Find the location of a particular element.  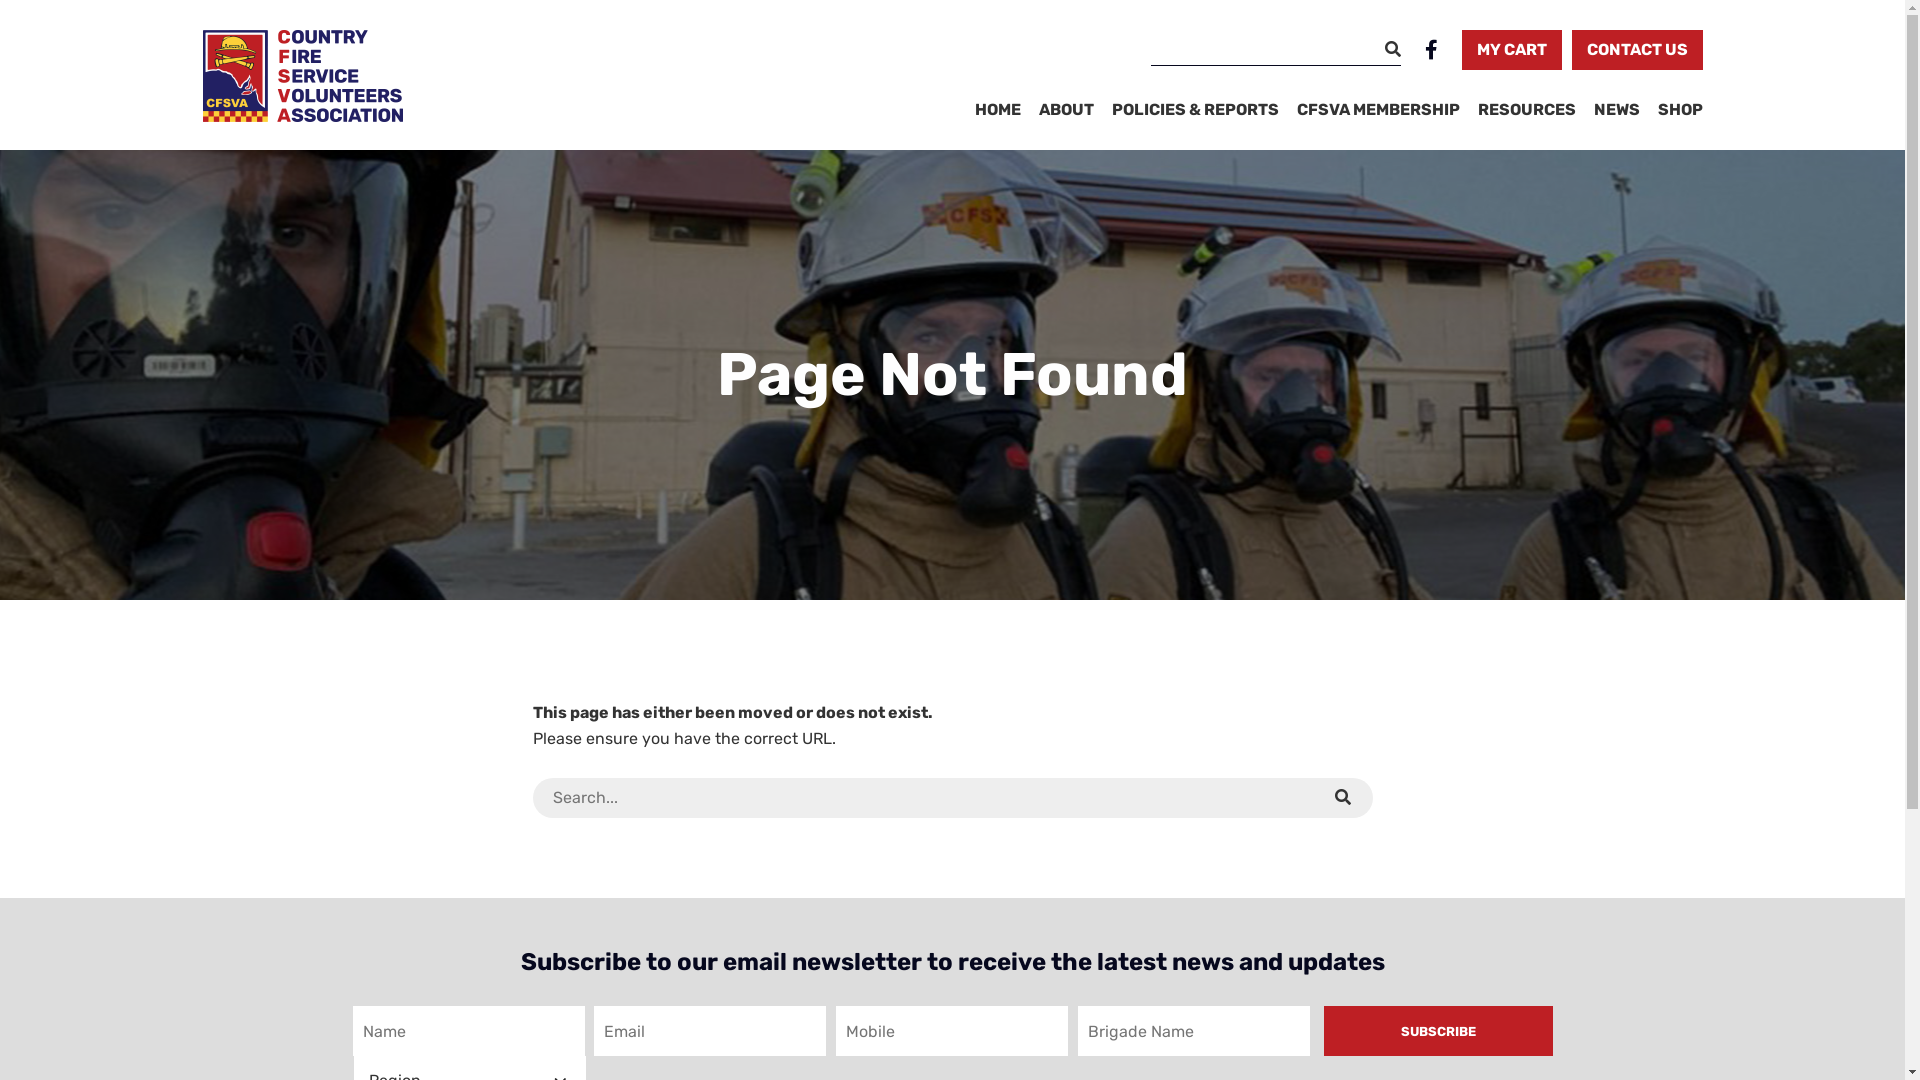

'Subscribe' is located at coordinates (1437, 1030).